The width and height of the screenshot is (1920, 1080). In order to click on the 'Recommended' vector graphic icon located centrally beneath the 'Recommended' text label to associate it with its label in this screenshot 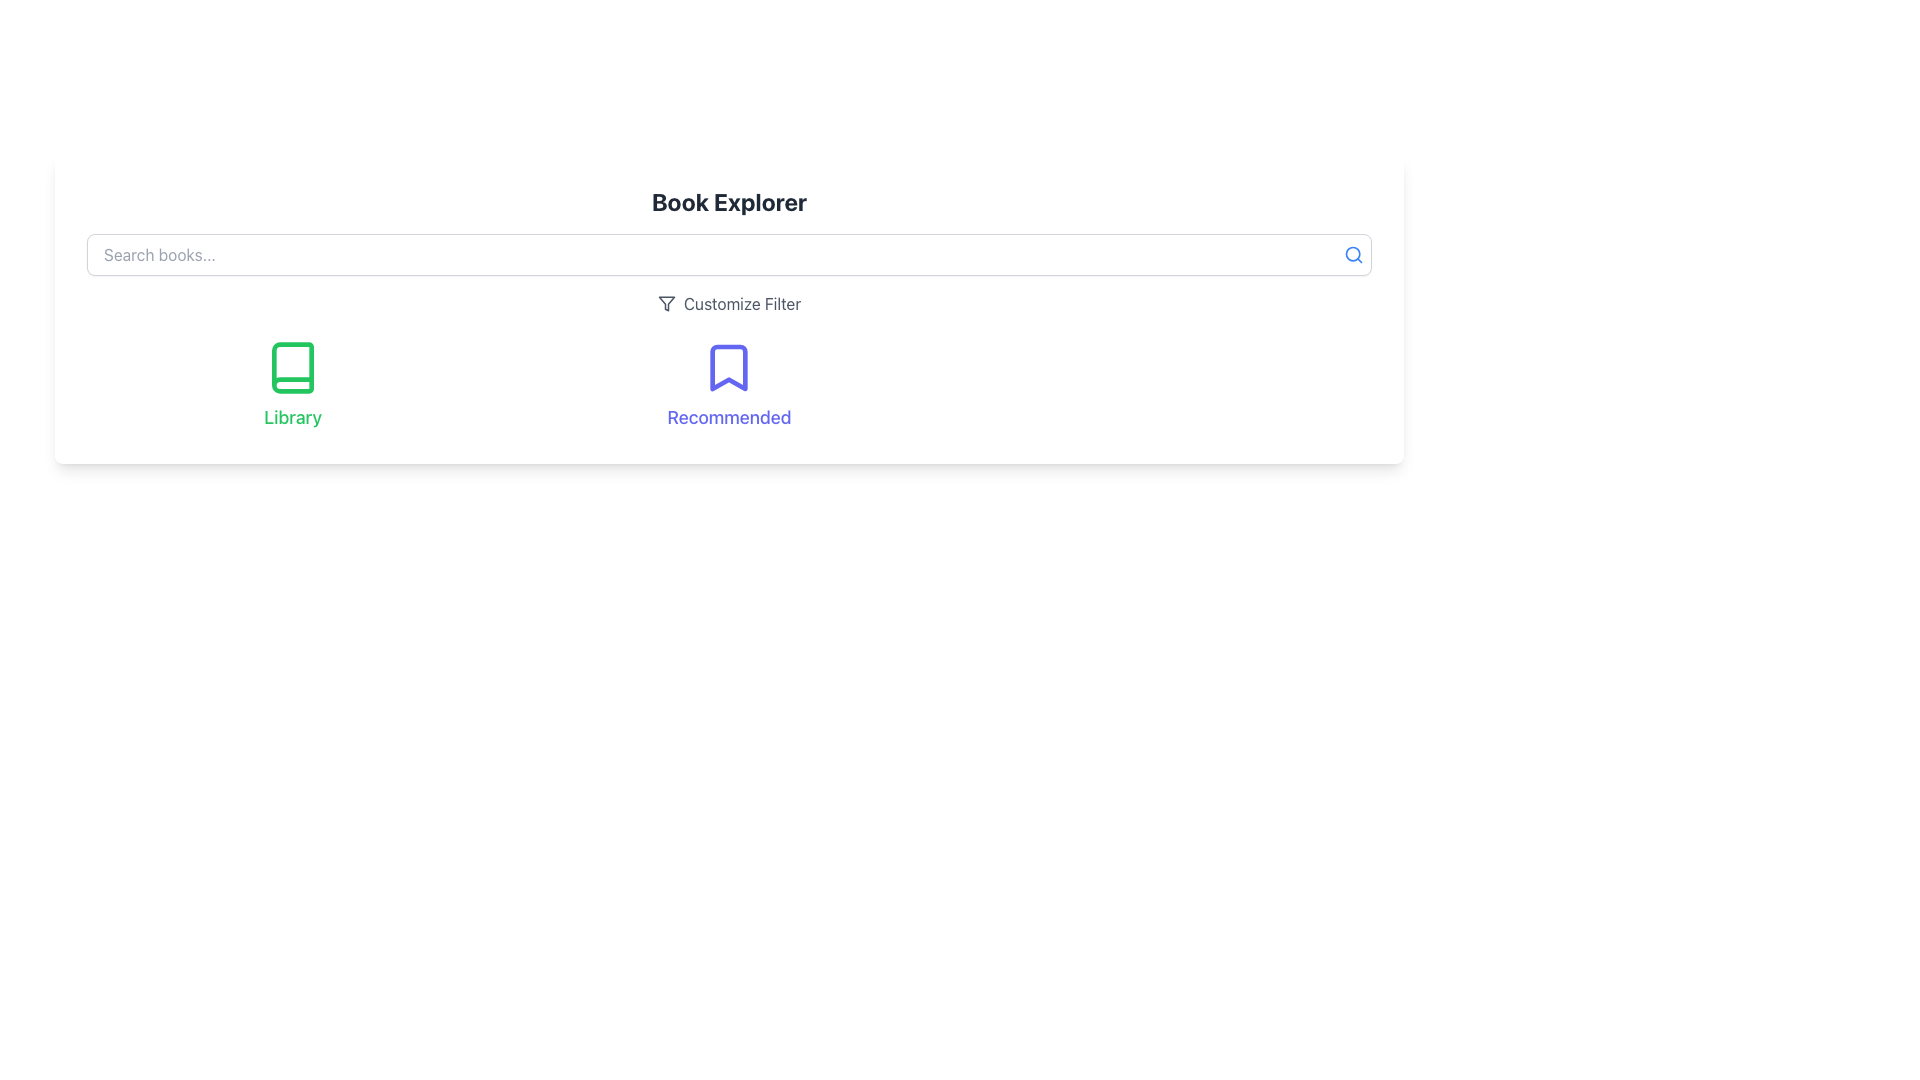, I will do `click(728, 367)`.